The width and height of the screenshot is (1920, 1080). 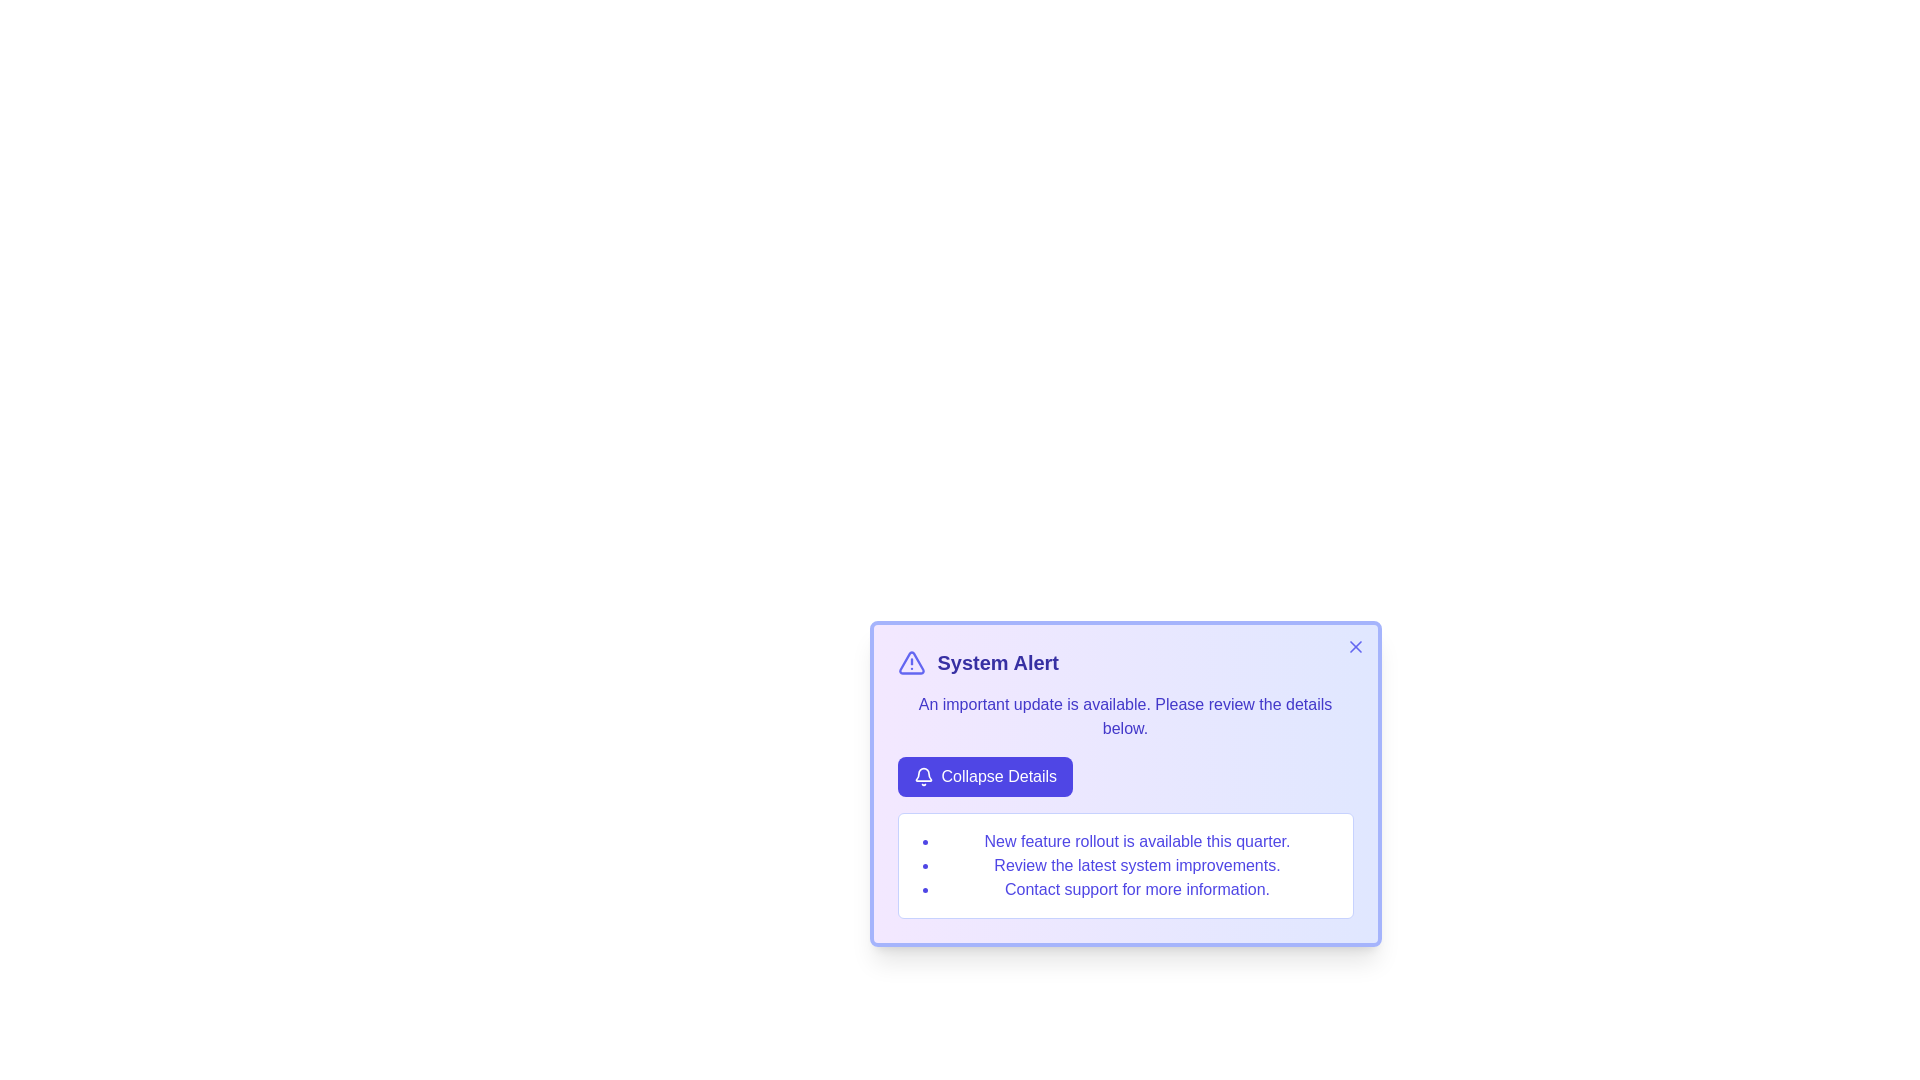 What do you see at coordinates (1355, 647) in the screenshot?
I see `the close icon in the top-right corner of the alert` at bounding box center [1355, 647].